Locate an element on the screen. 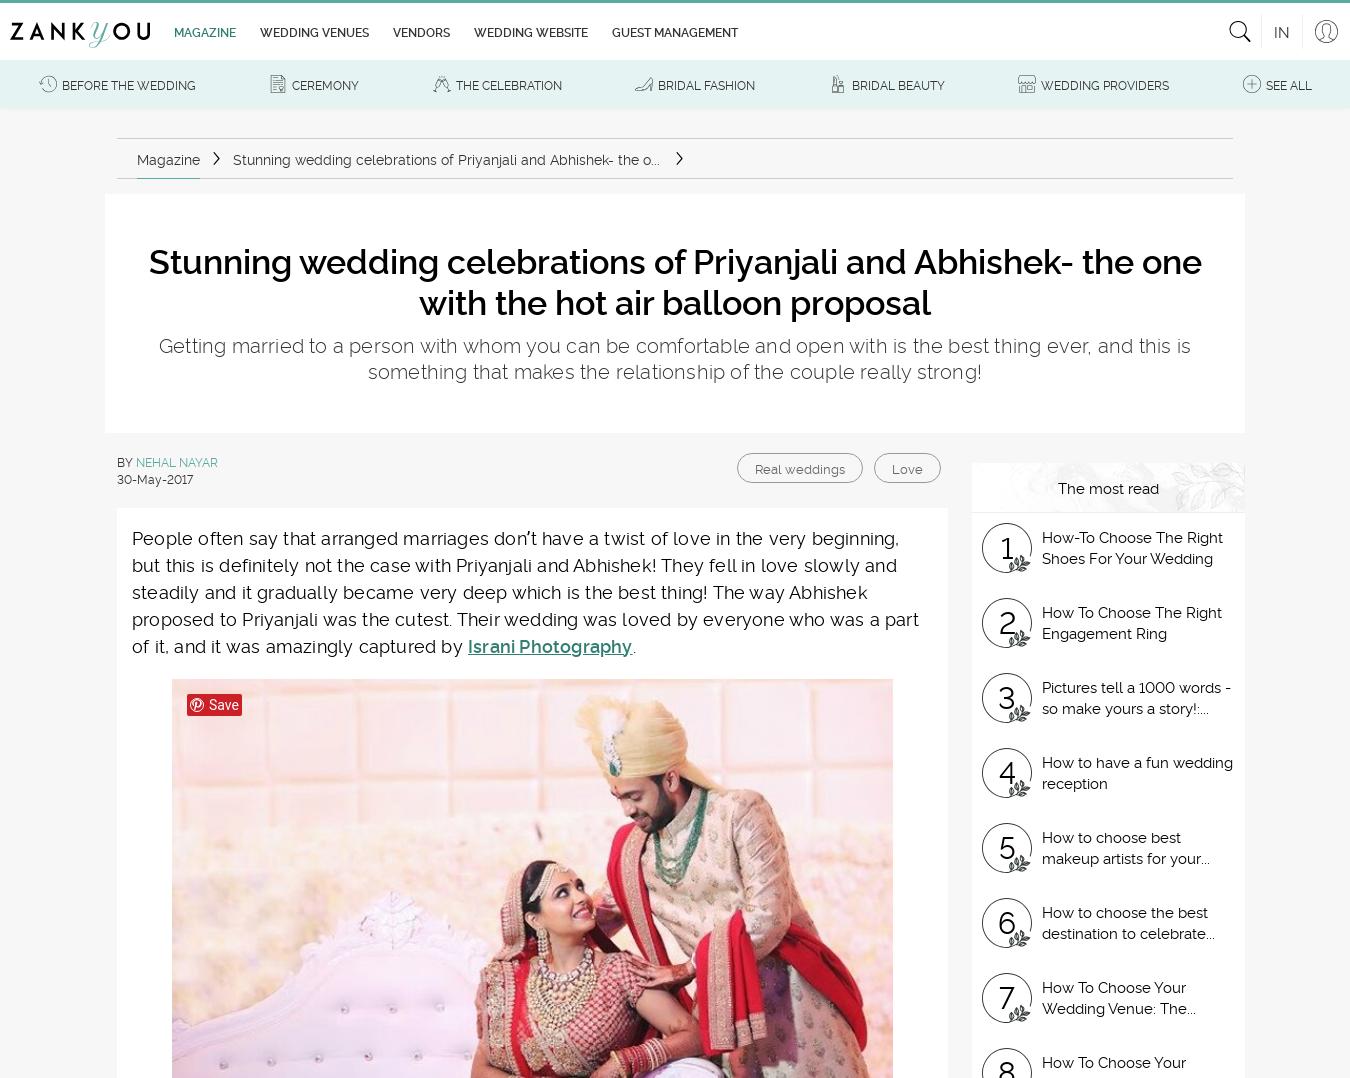 The width and height of the screenshot is (1350, 1078). 'Plz change the event company link Dhawal H Oza Director DreamZ Events N Ideas EVENTS | ARTISTS | WEDDINGS |BIRTHDAYS 148/152,1st Floor,Room No 30 - 31, Mor Bhuvan Bldg, Opp. Cotton Exchange, Behind Kotak Mahindra Bank, Kalbadevi Road, Mumbai - 400 002. Direct : +91 22 40226660 Board : +91 22 22414926 Fax : +91 22 22428091 Cell : +91 9821010150 Email : dhawal@dreamzevents.com Web : http://www.dreamzevents.com Thank for a gr8 article.' is located at coordinates (552, 392).